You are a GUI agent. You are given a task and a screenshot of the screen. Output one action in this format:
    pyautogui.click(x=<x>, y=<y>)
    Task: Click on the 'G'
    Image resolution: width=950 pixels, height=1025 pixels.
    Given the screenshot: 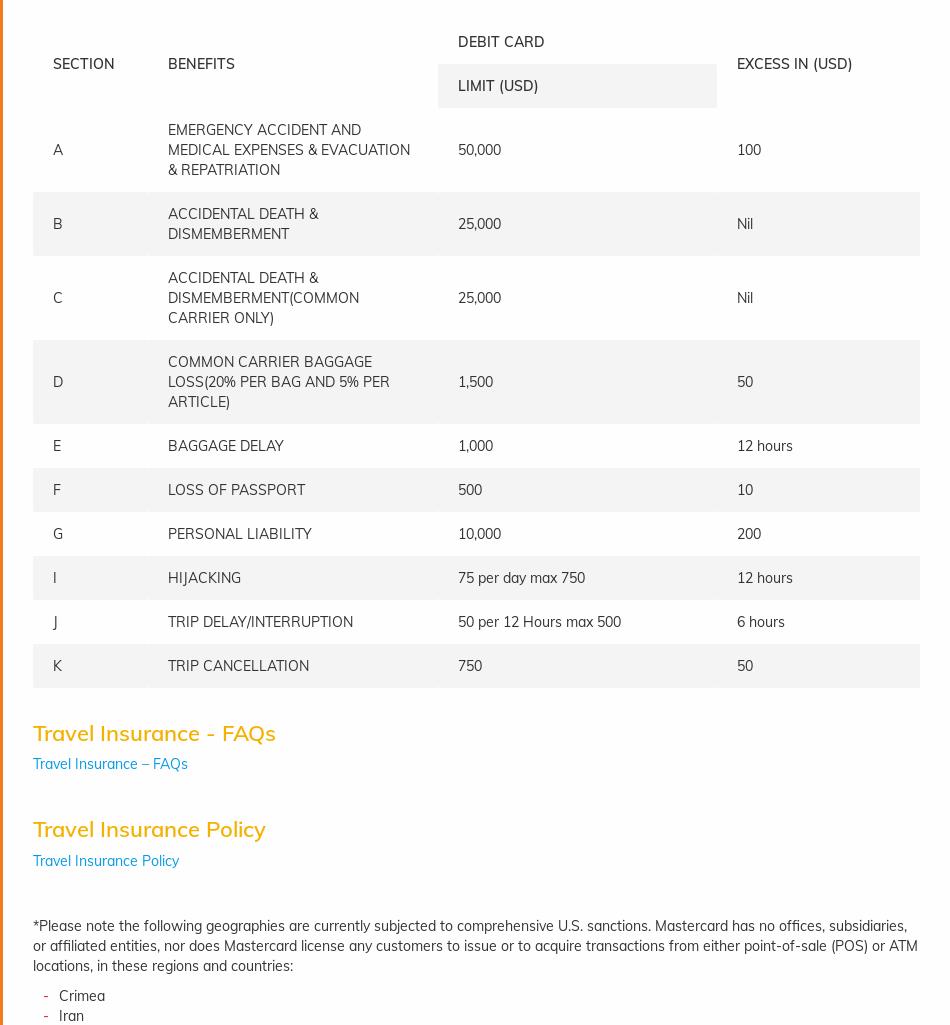 What is the action you would take?
    pyautogui.click(x=58, y=532)
    